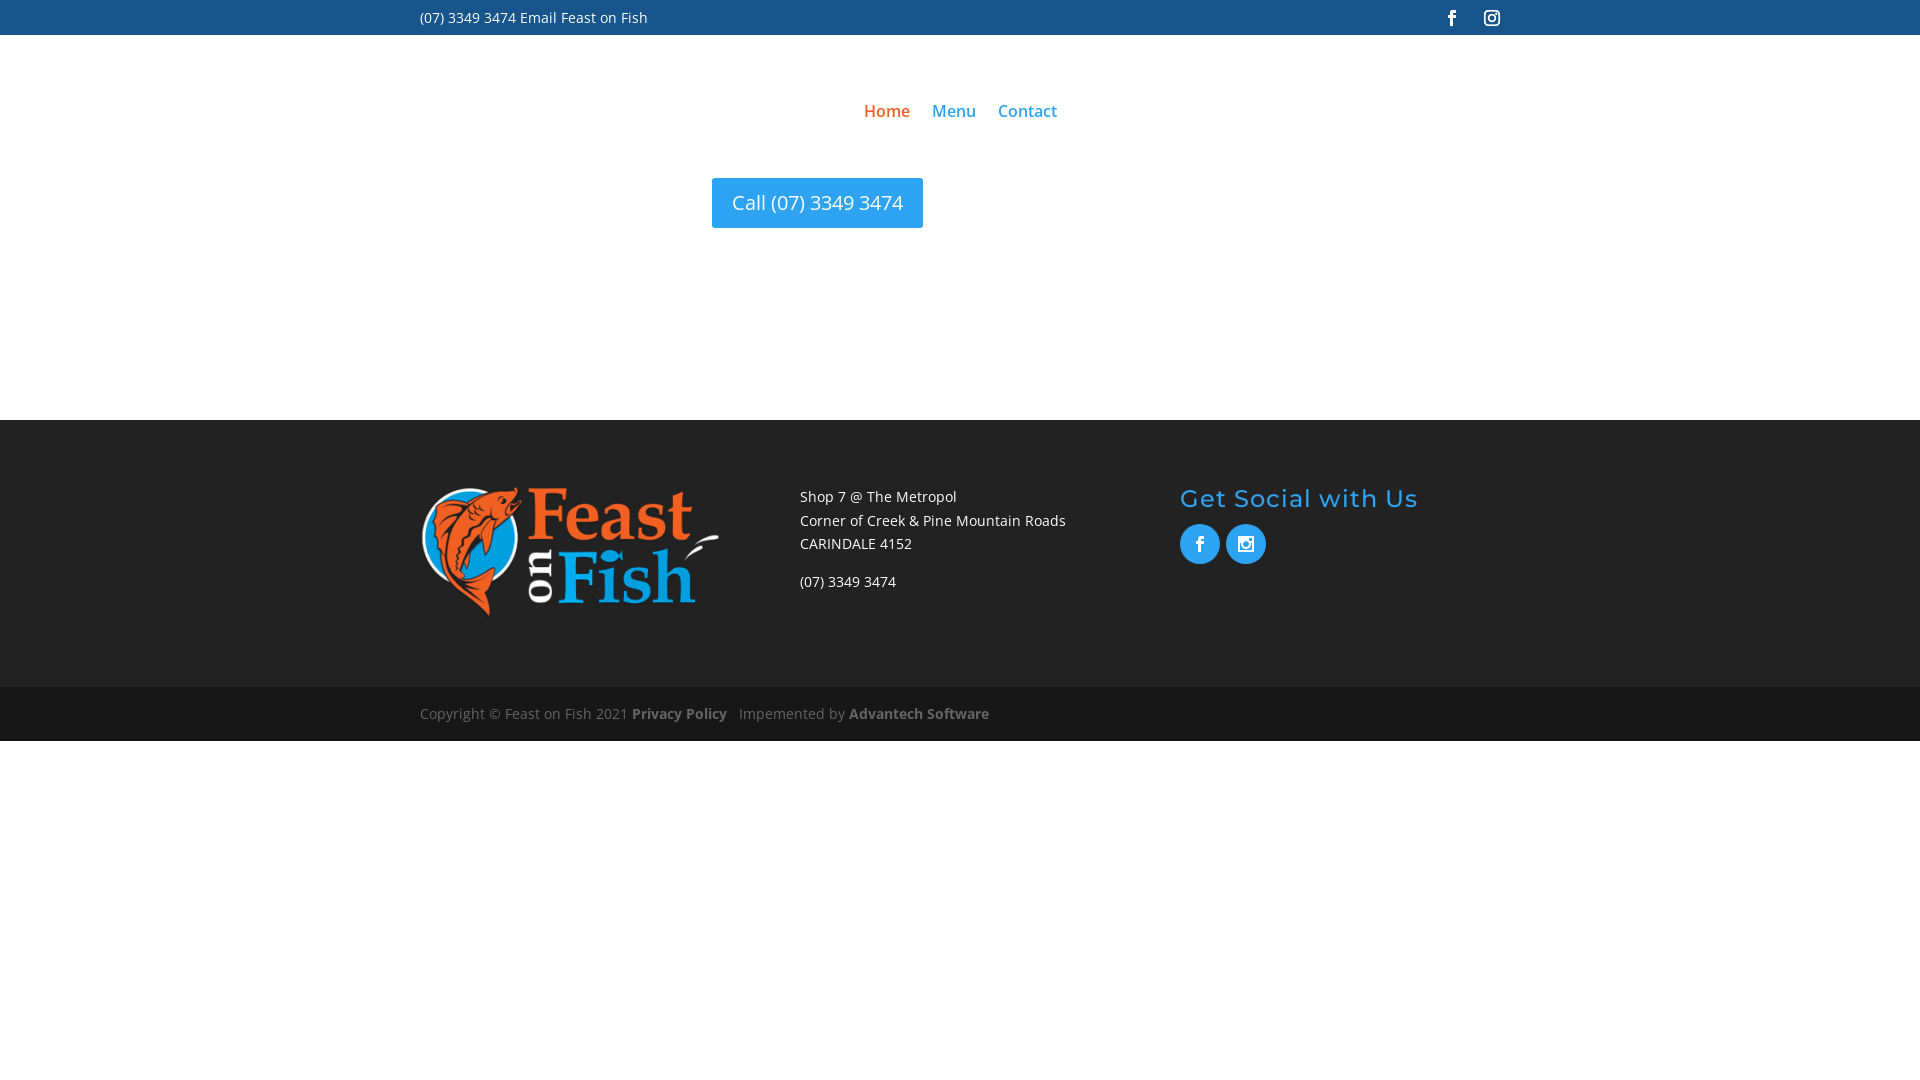  I want to click on '(07) 3349 3474', so click(419, 17).